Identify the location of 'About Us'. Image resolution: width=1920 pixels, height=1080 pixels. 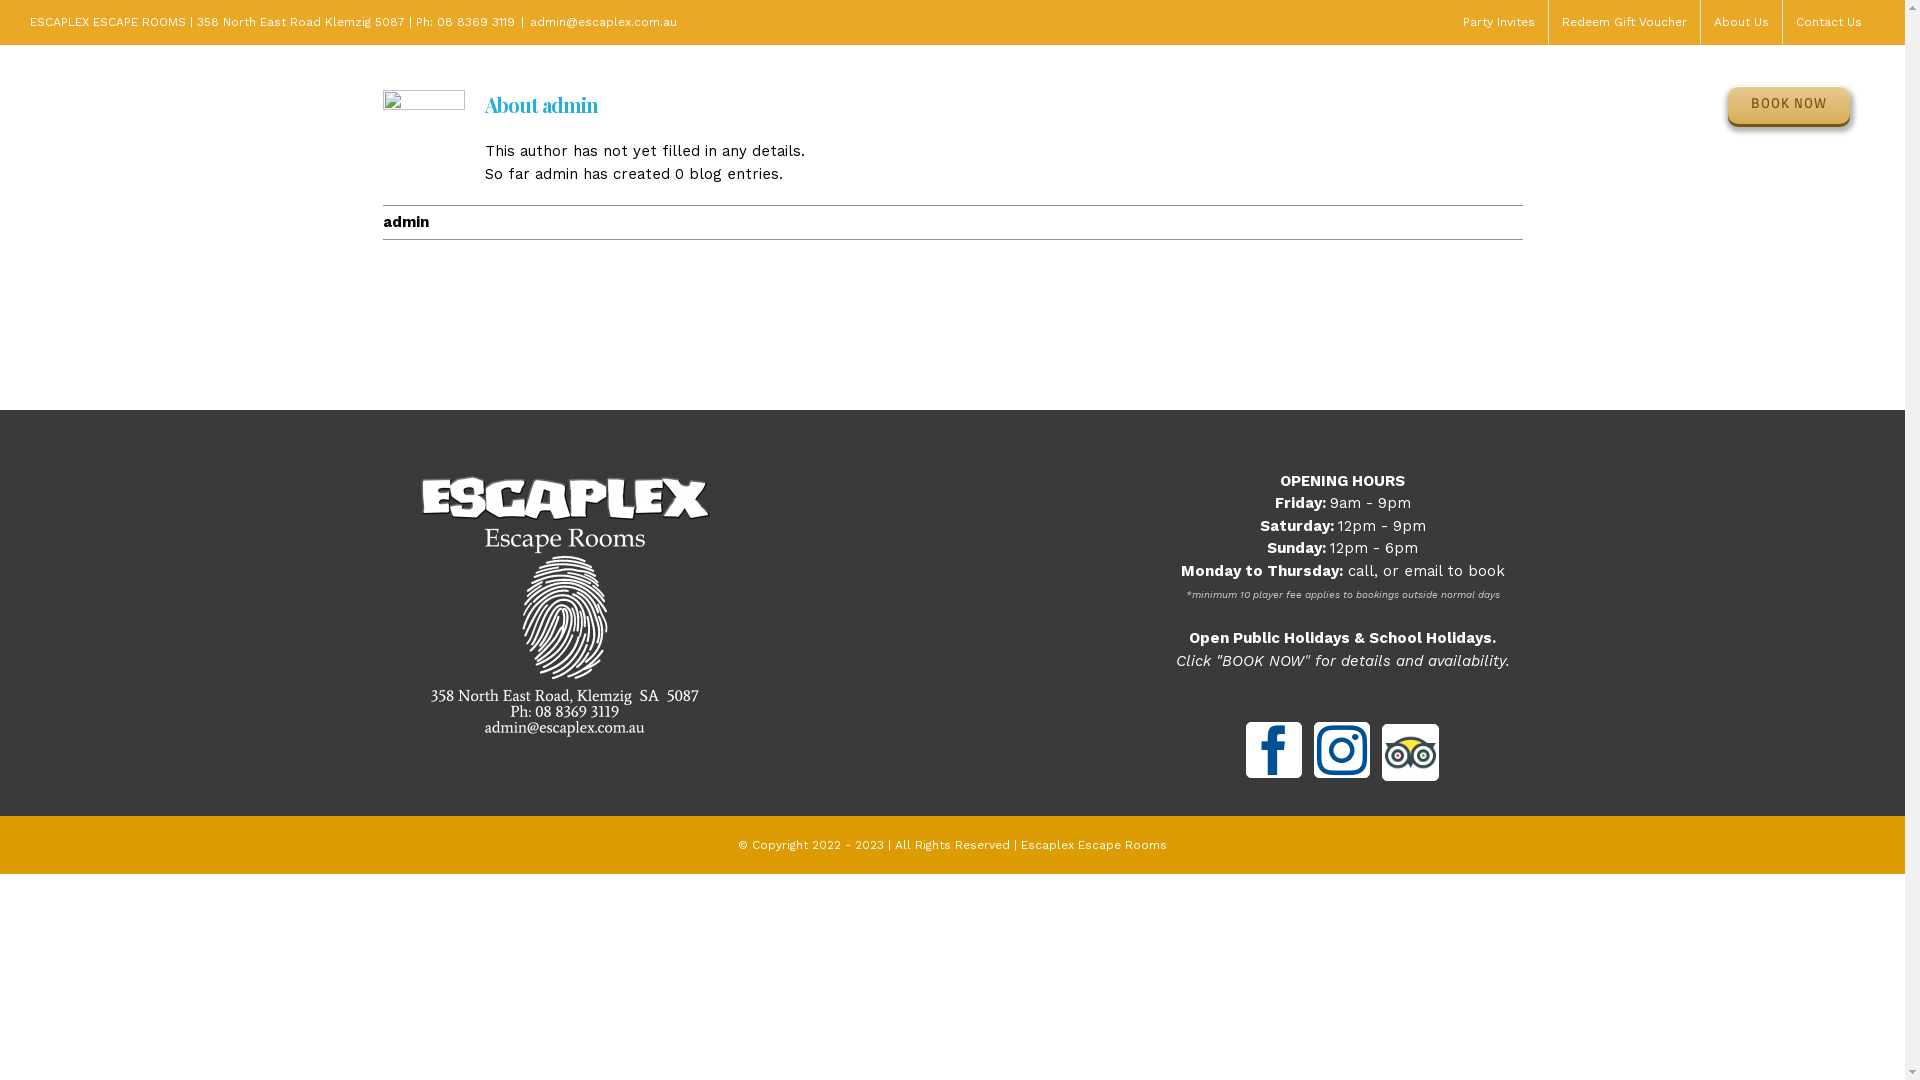
(1740, 22).